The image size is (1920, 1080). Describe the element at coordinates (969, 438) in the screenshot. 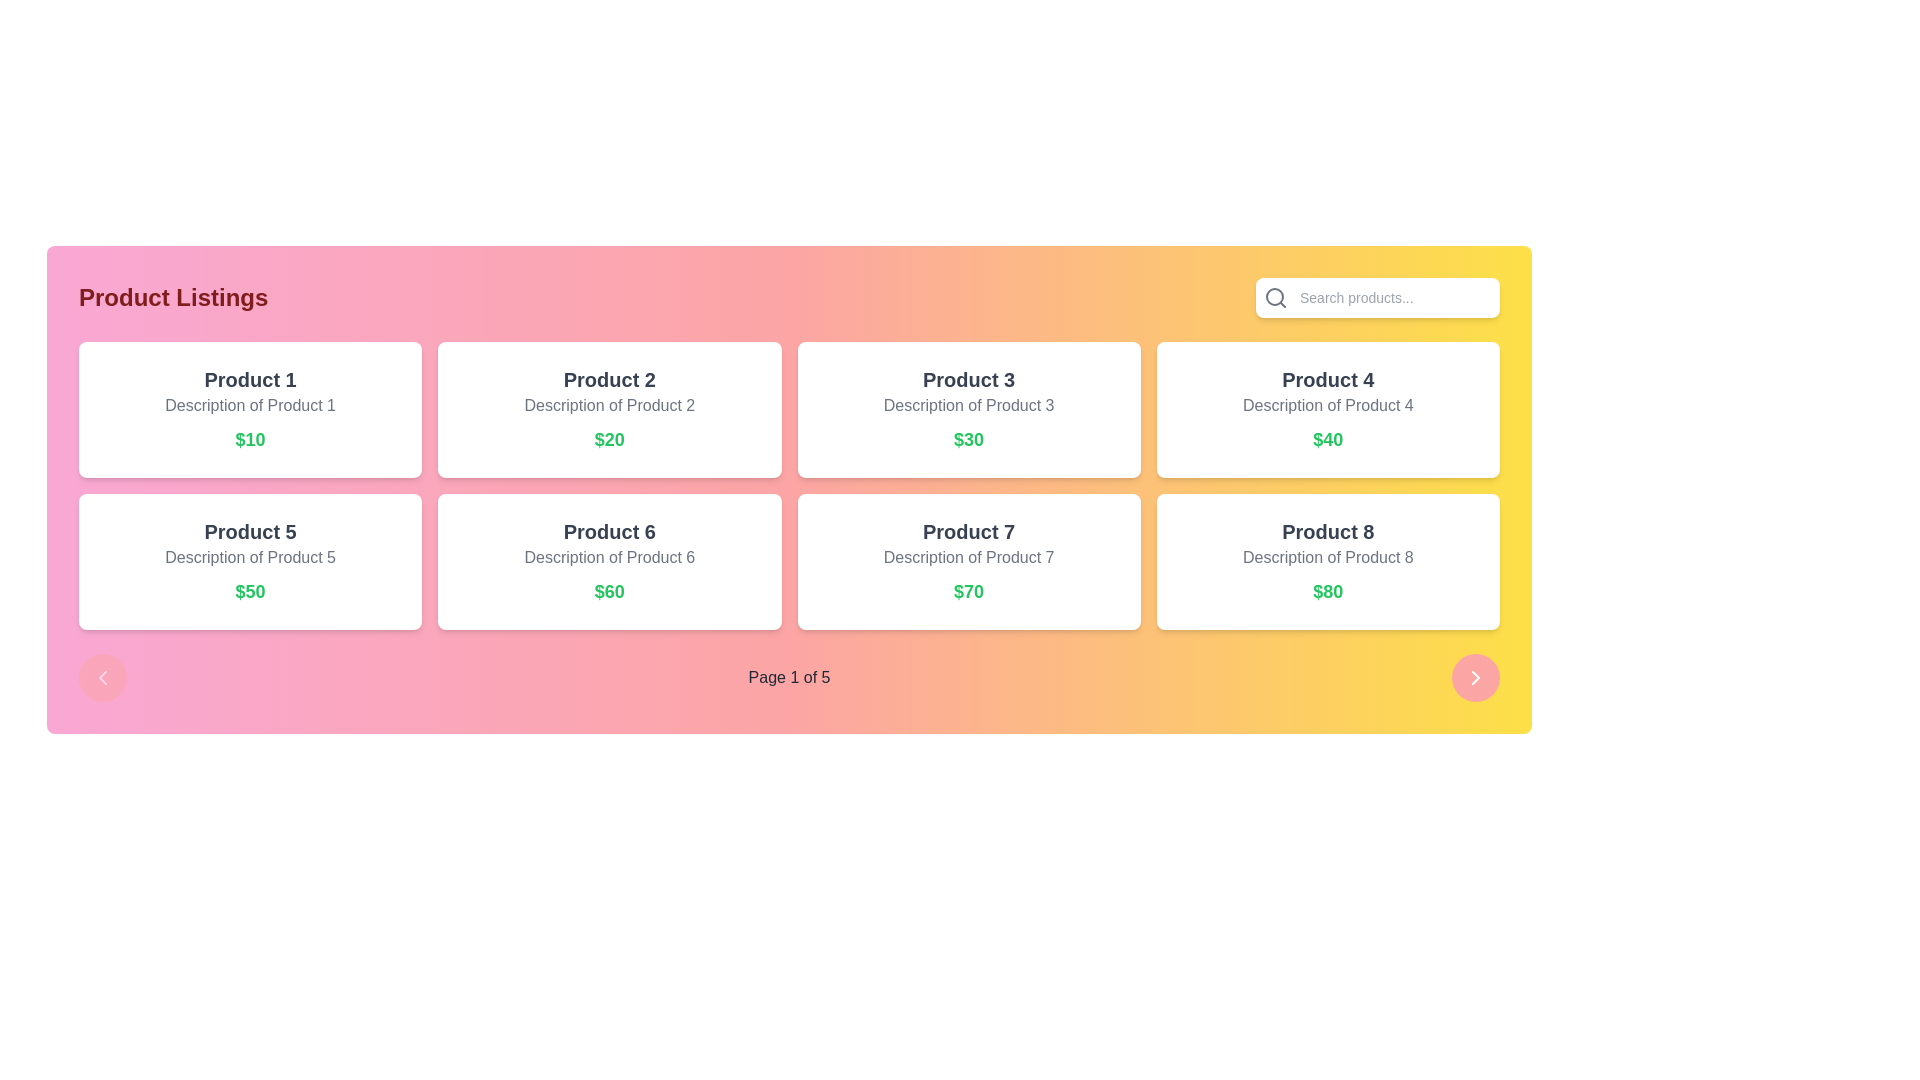

I see `the price label displaying '$30' in bold green font located in the third product card of the first row` at that location.